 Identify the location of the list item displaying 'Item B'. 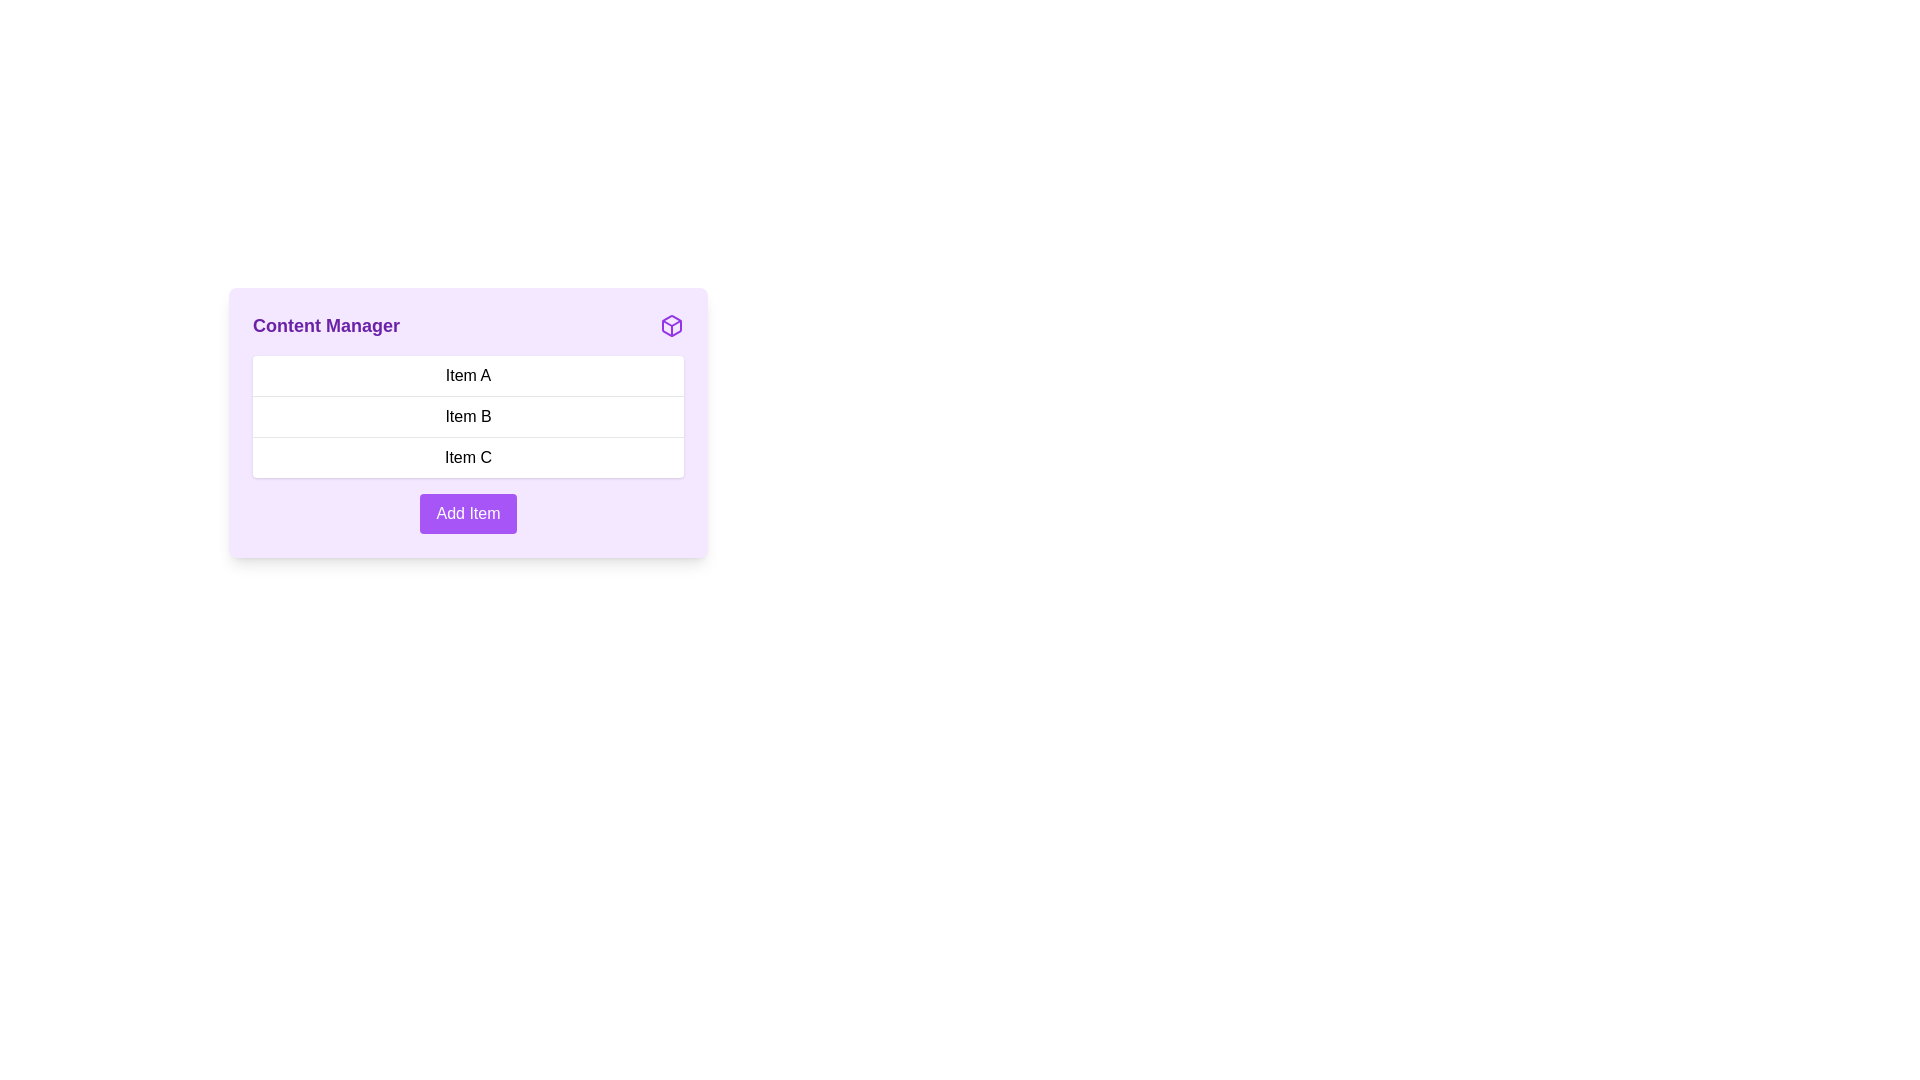
(467, 422).